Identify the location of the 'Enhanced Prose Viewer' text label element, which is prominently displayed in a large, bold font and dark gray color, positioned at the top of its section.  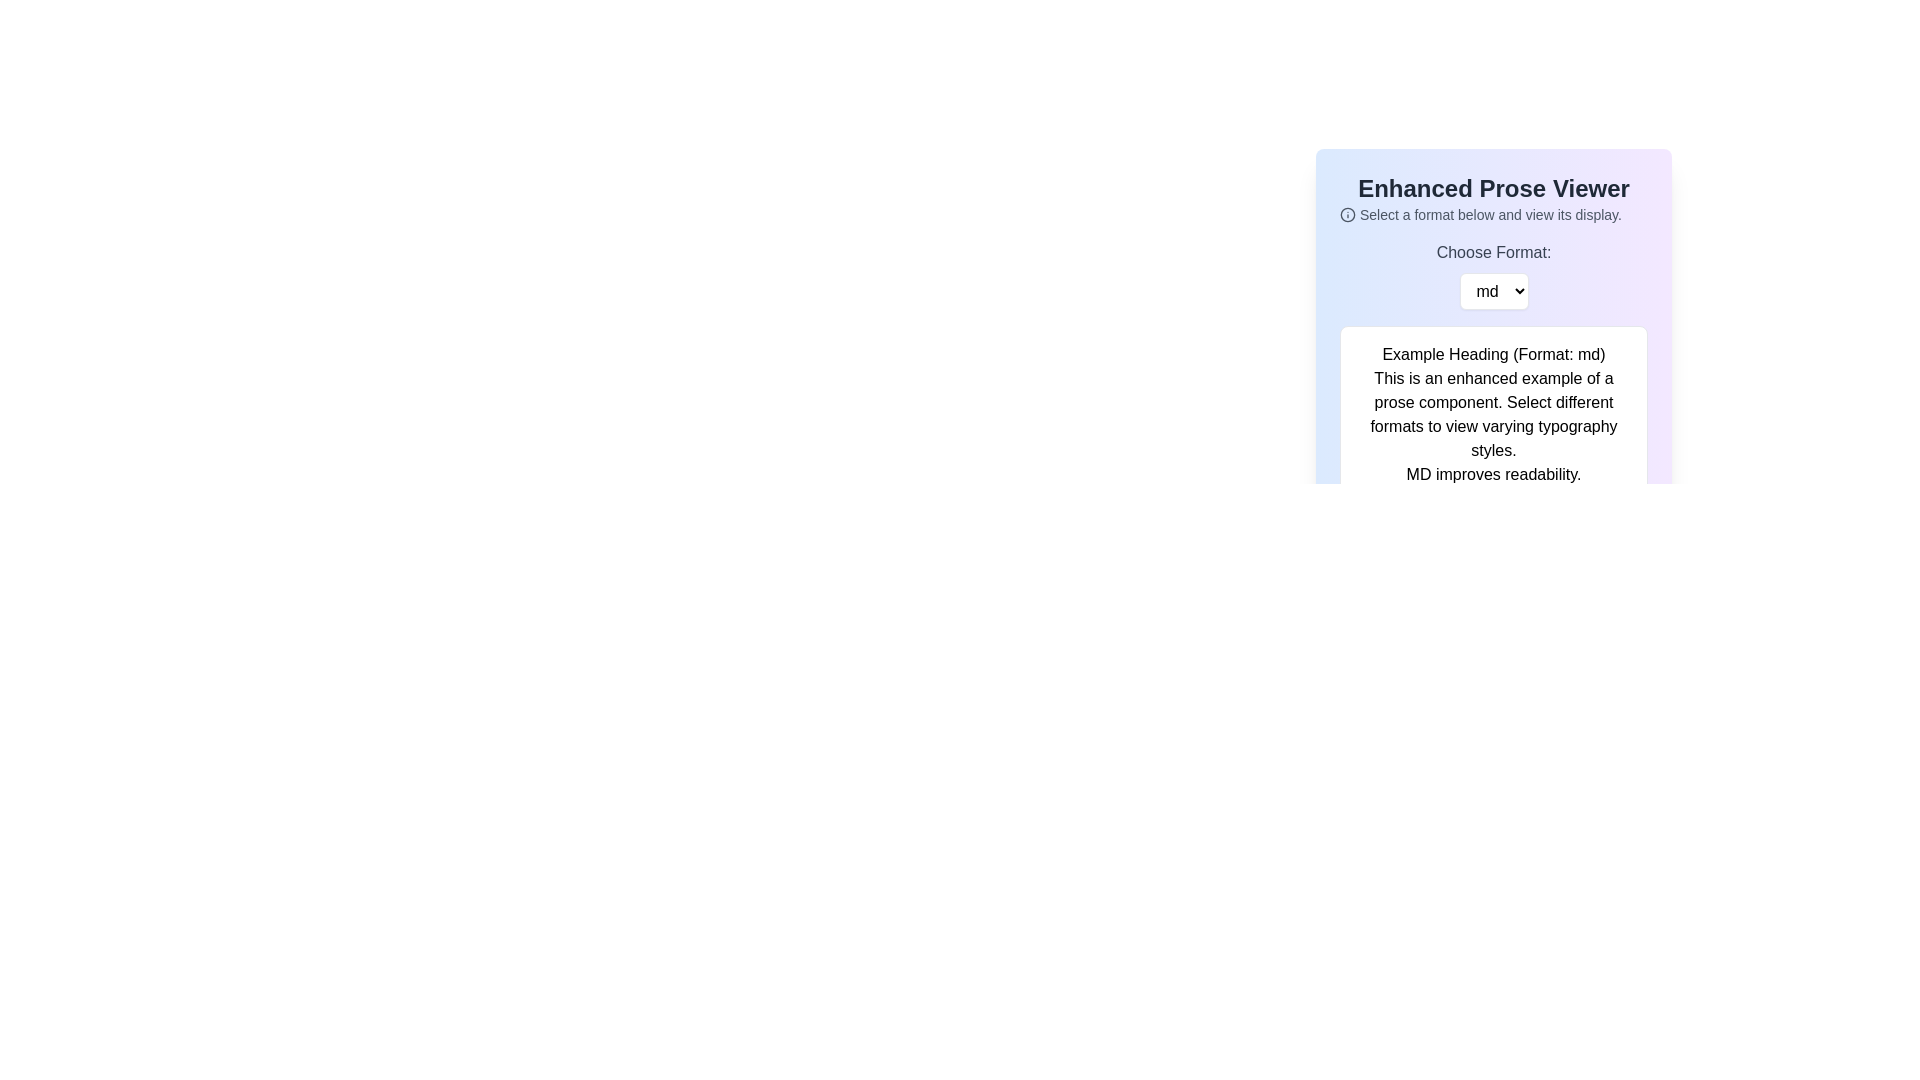
(1493, 189).